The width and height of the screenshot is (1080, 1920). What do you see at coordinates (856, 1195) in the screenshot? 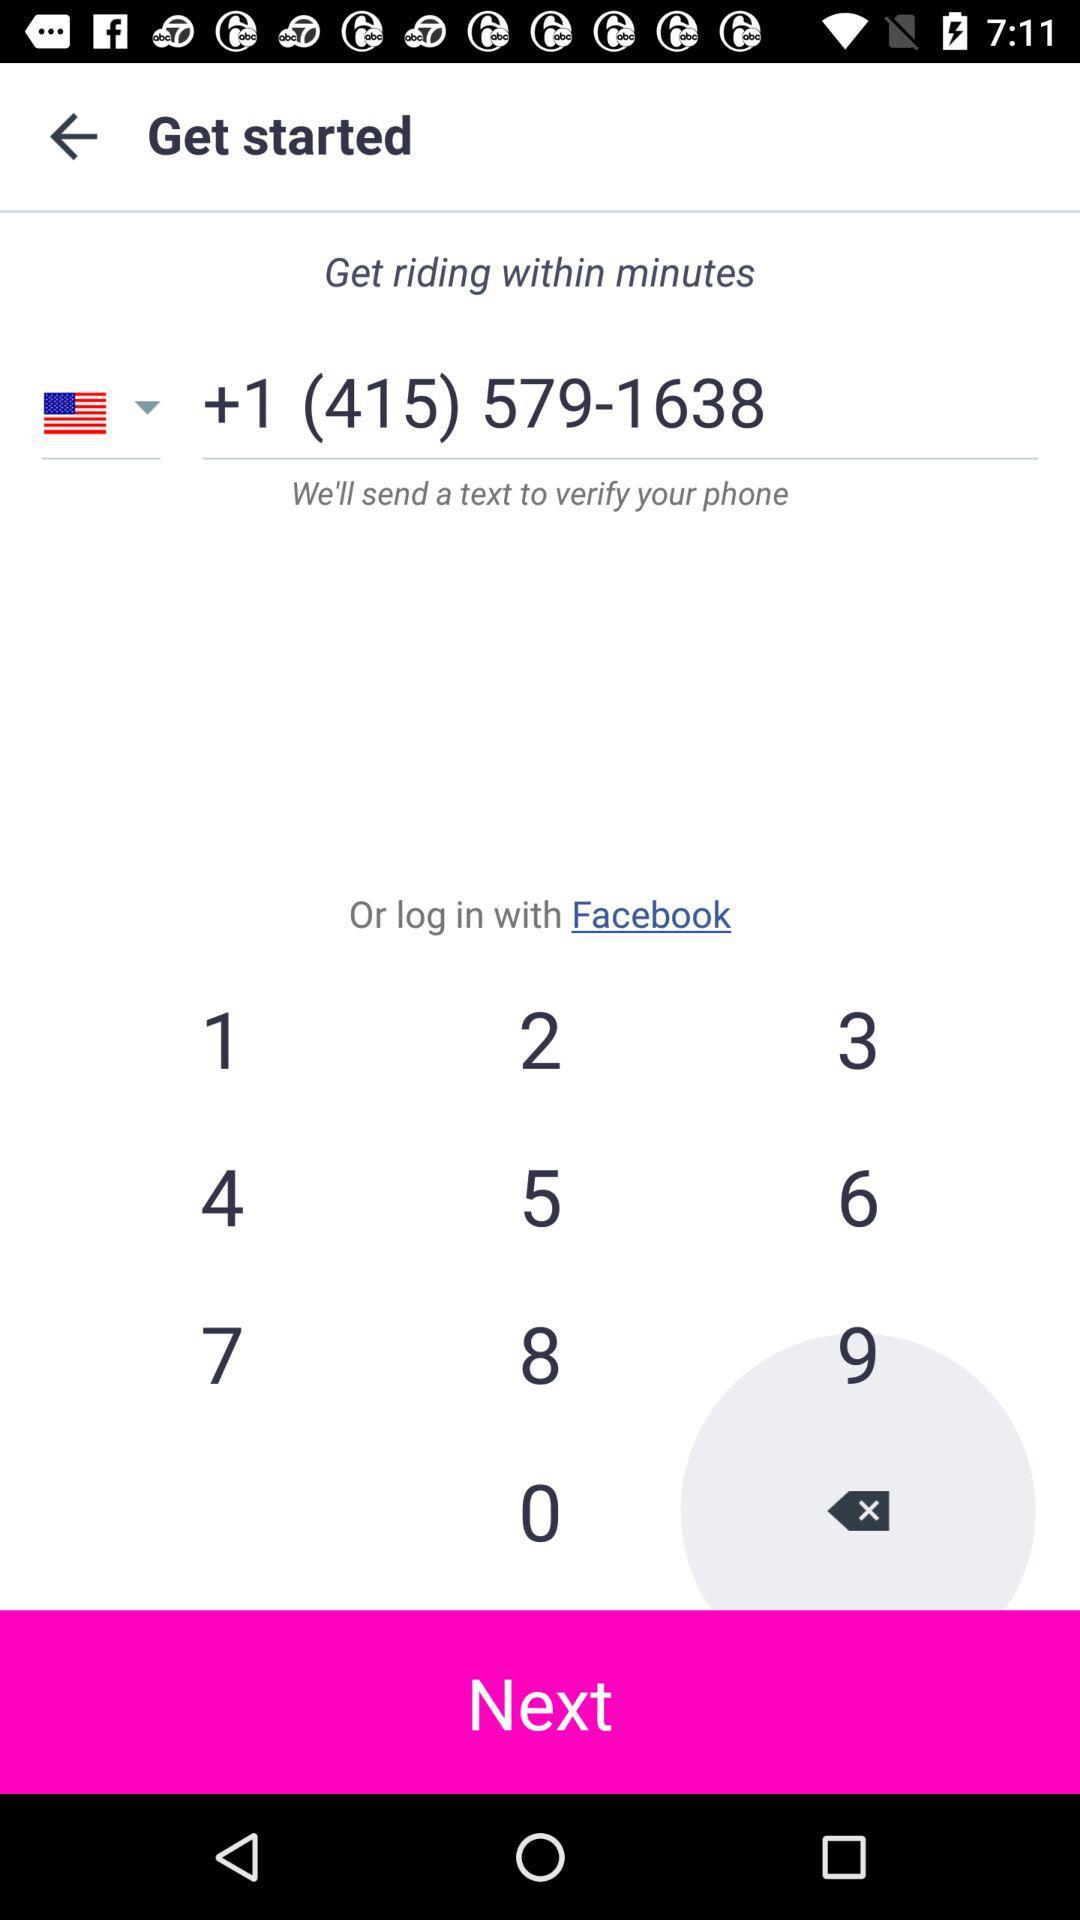
I see `icon below the 2` at bounding box center [856, 1195].